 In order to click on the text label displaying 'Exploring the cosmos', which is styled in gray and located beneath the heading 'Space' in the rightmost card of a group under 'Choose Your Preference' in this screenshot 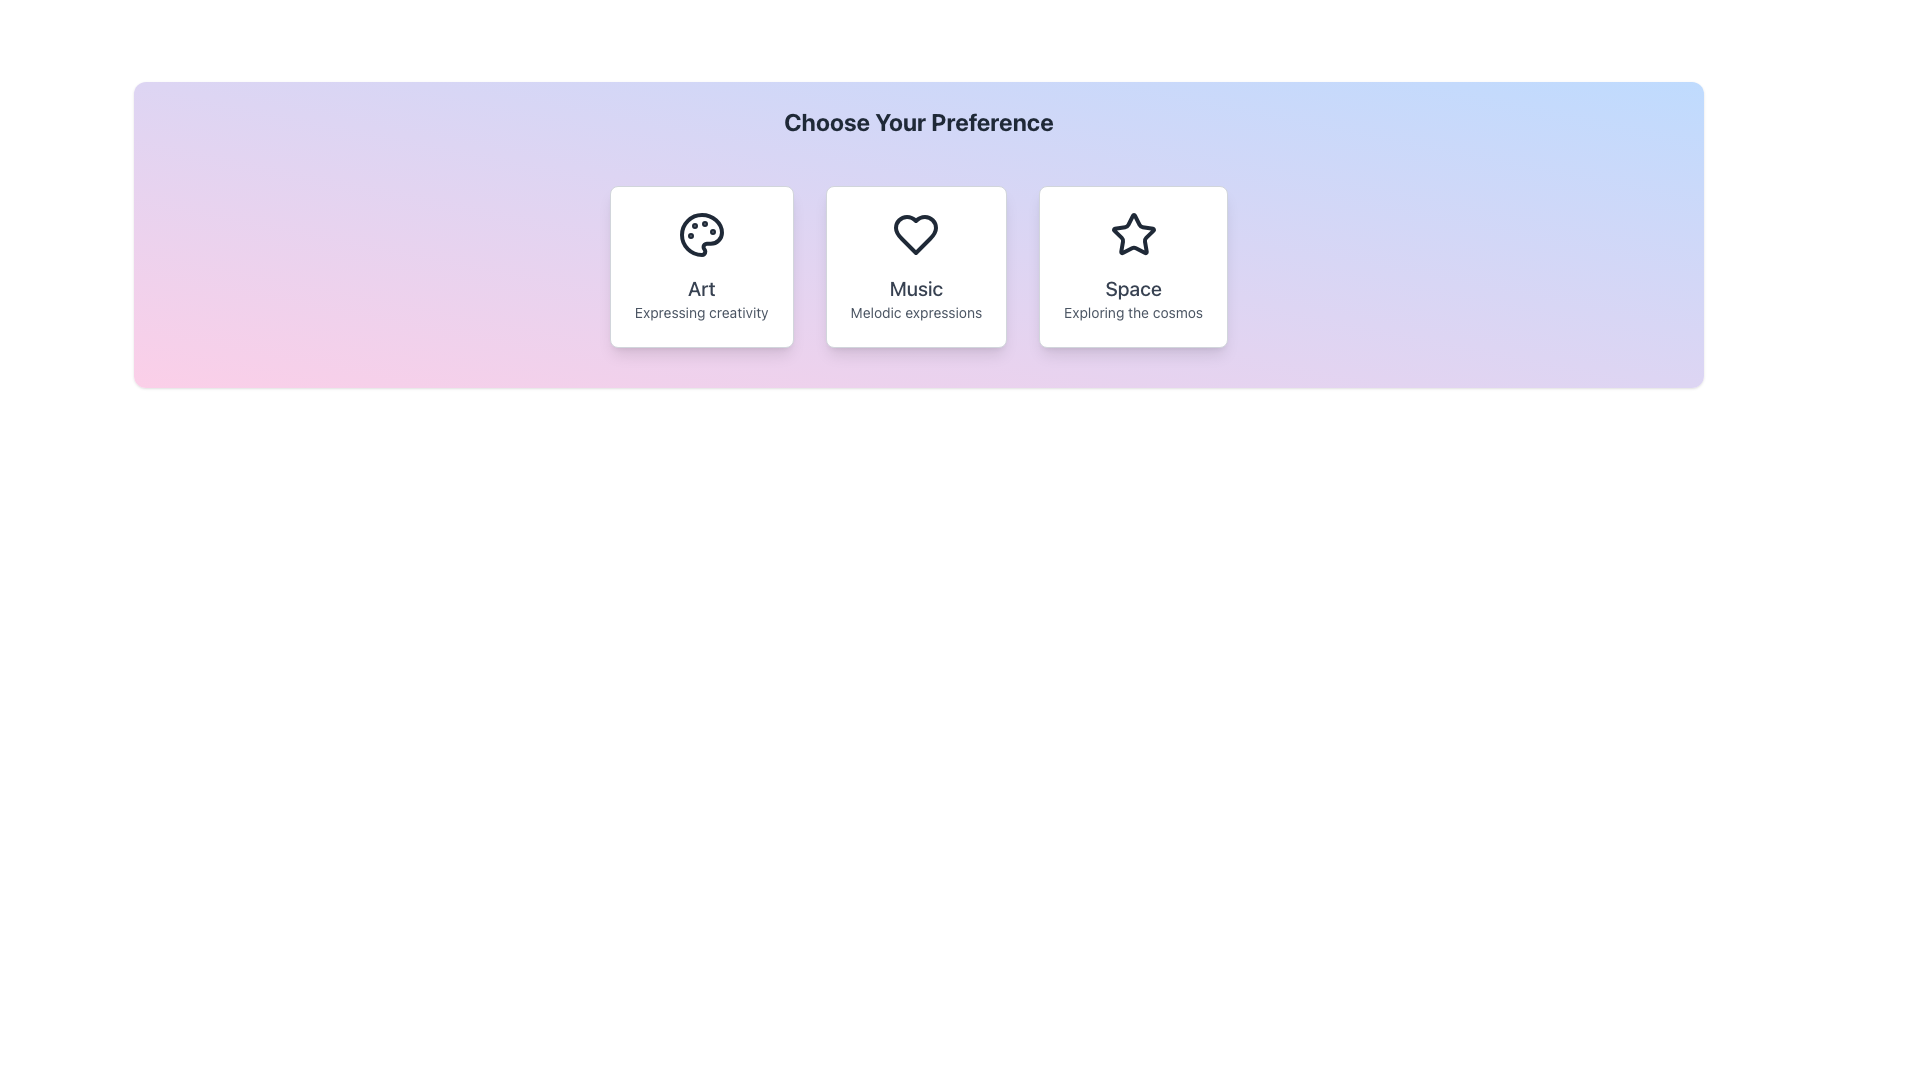, I will do `click(1133, 312)`.